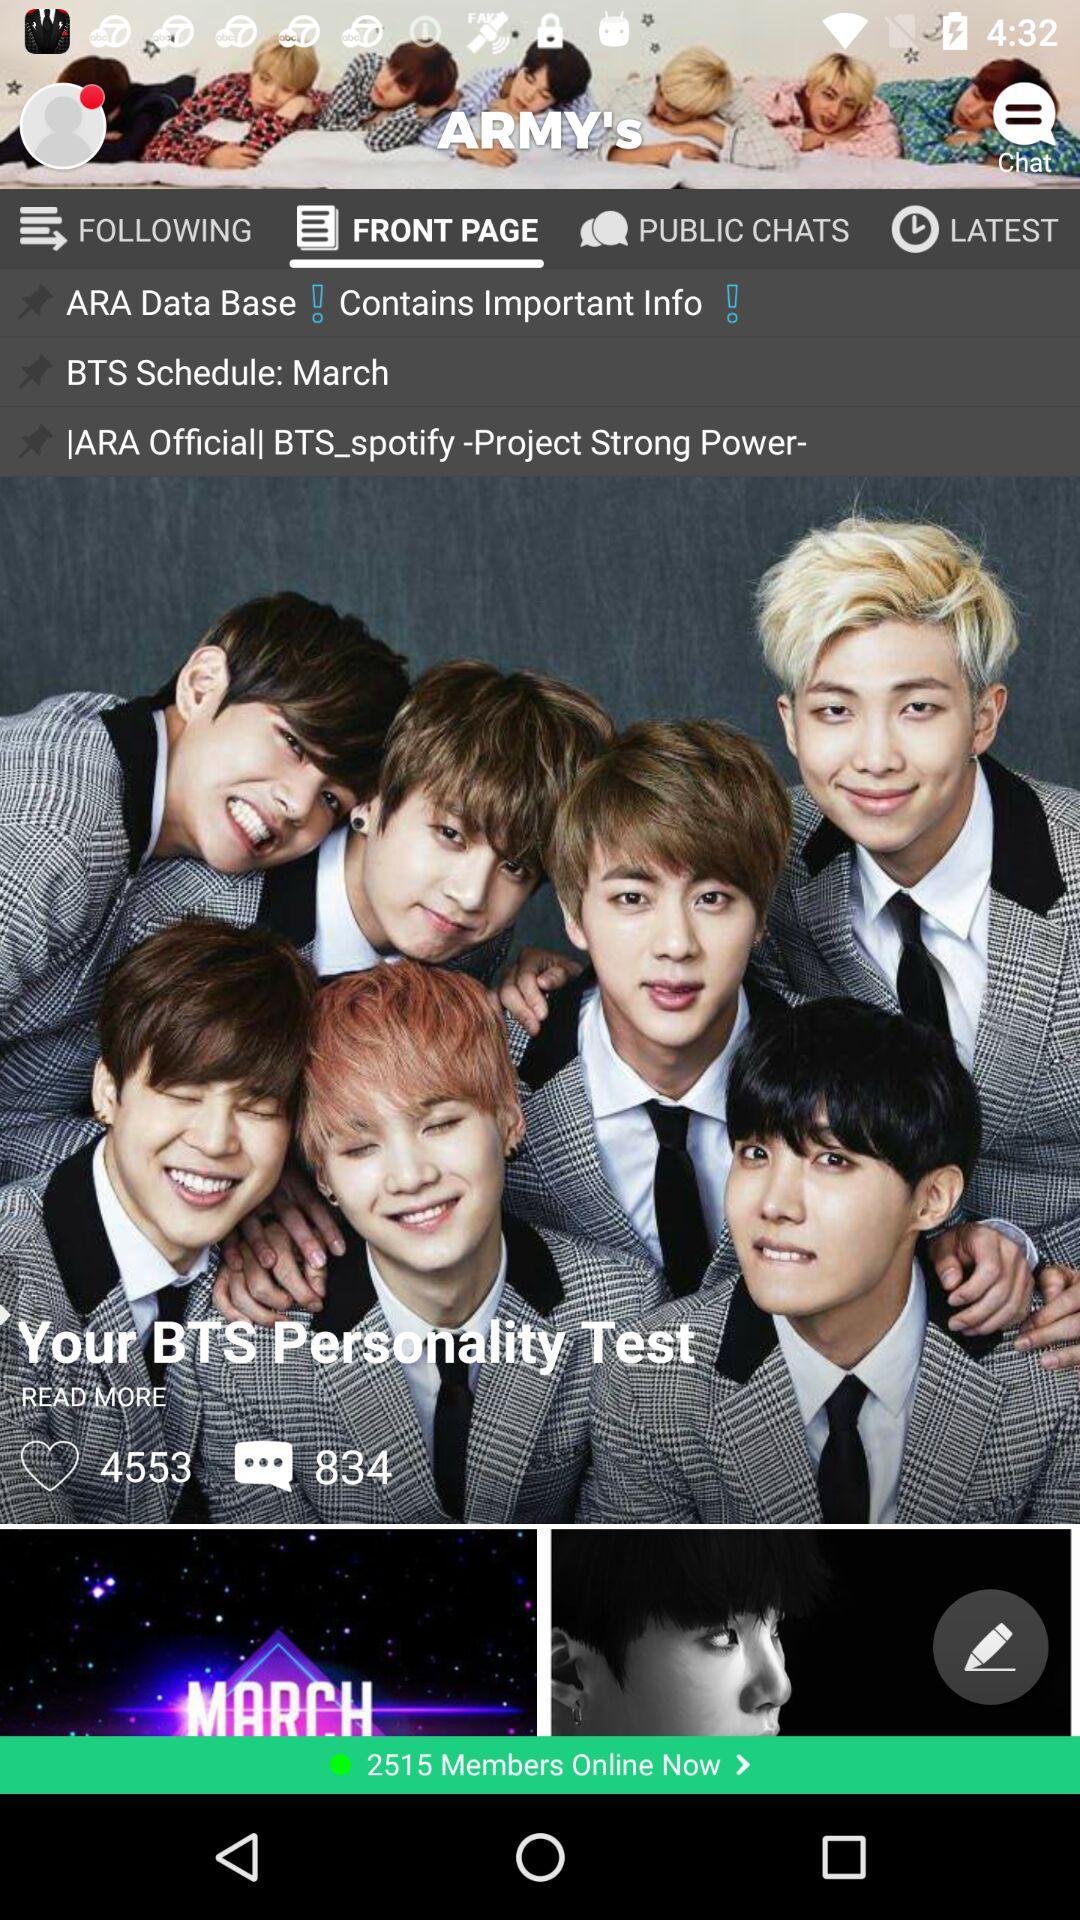  What do you see at coordinates (61, 124) in the screenshot?
I see `account info` at bounding box center [61, 124].